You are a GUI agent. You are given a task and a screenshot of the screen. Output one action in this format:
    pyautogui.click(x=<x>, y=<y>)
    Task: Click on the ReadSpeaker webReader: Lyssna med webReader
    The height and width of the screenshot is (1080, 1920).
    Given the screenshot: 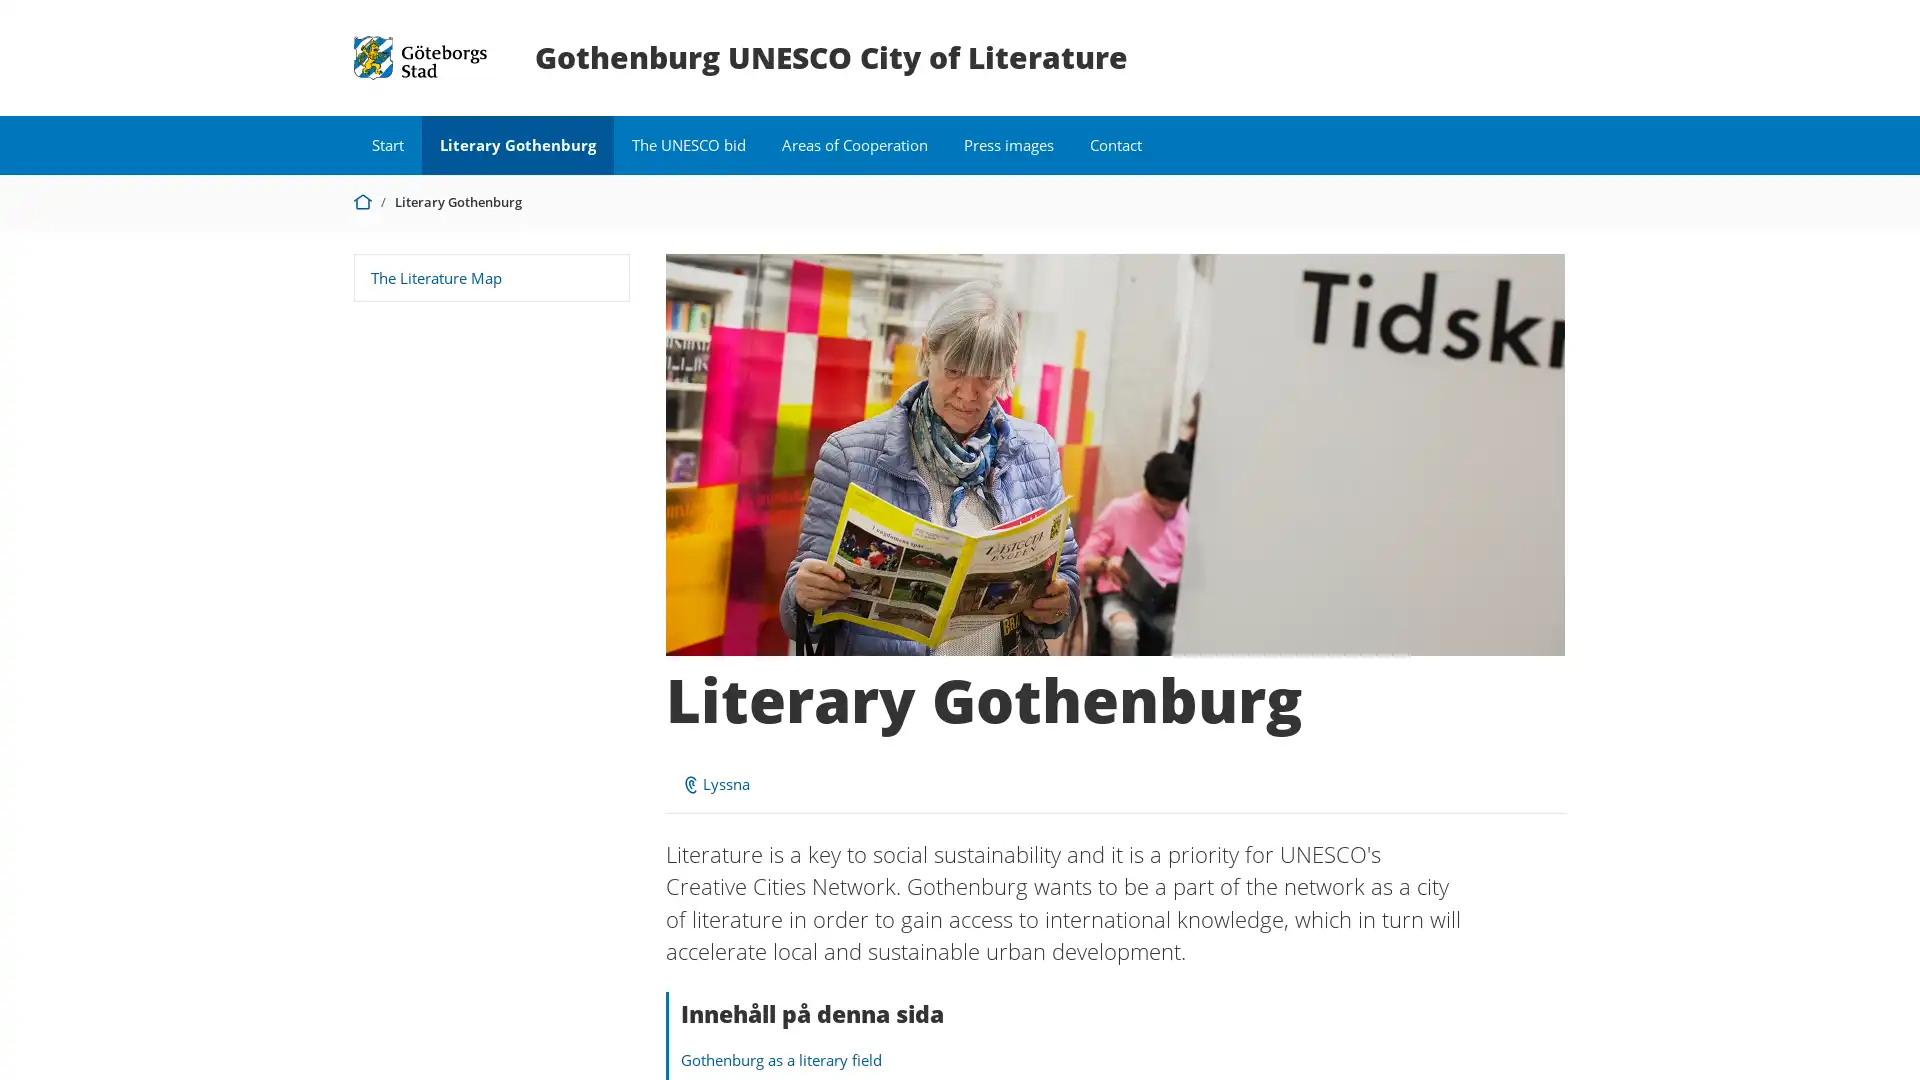 What is the action you would take?
    pyautogui.click(x=715, y=782)
    